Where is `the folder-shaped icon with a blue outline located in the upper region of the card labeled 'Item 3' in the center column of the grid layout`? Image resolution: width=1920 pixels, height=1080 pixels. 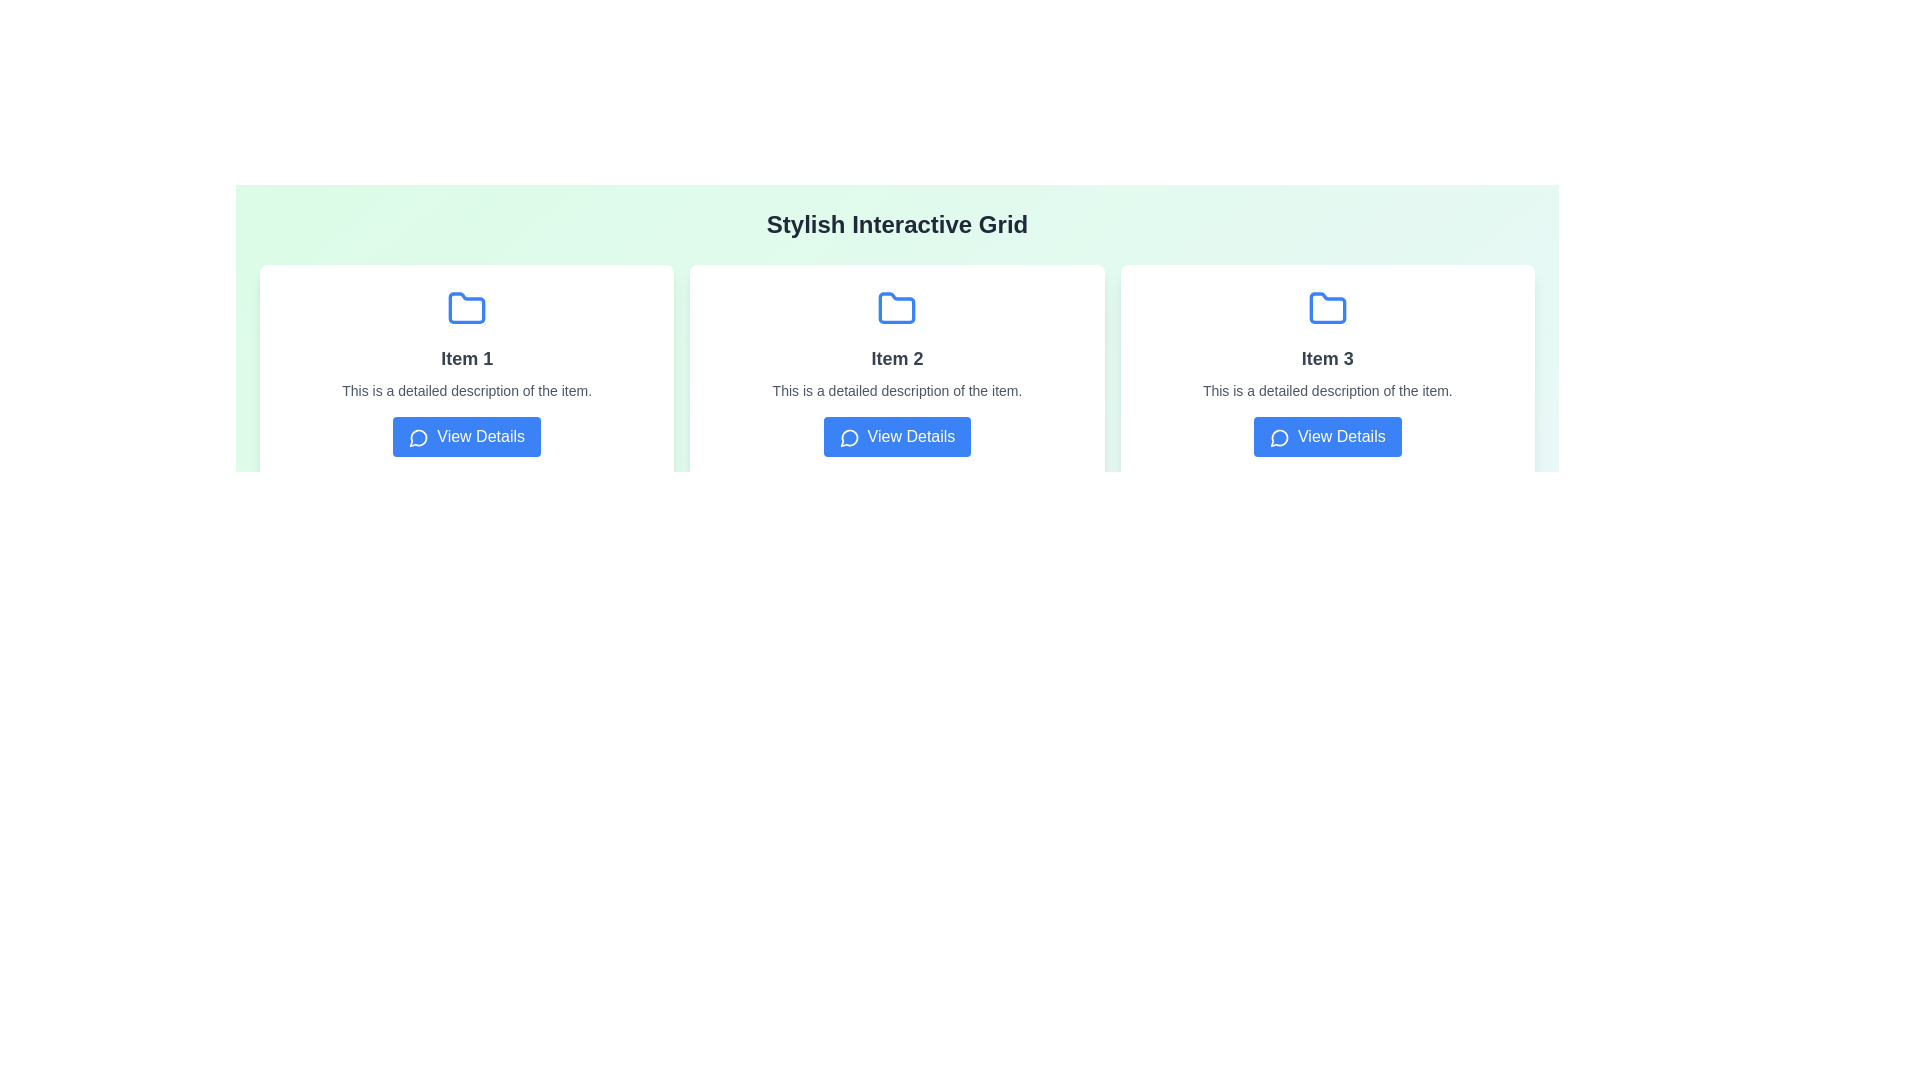 the folder-shaped icon with a blue outline located in the upper region of the card labeled 'Item 3' in the center column of the grid layout is located at coordinates (1327, 308).